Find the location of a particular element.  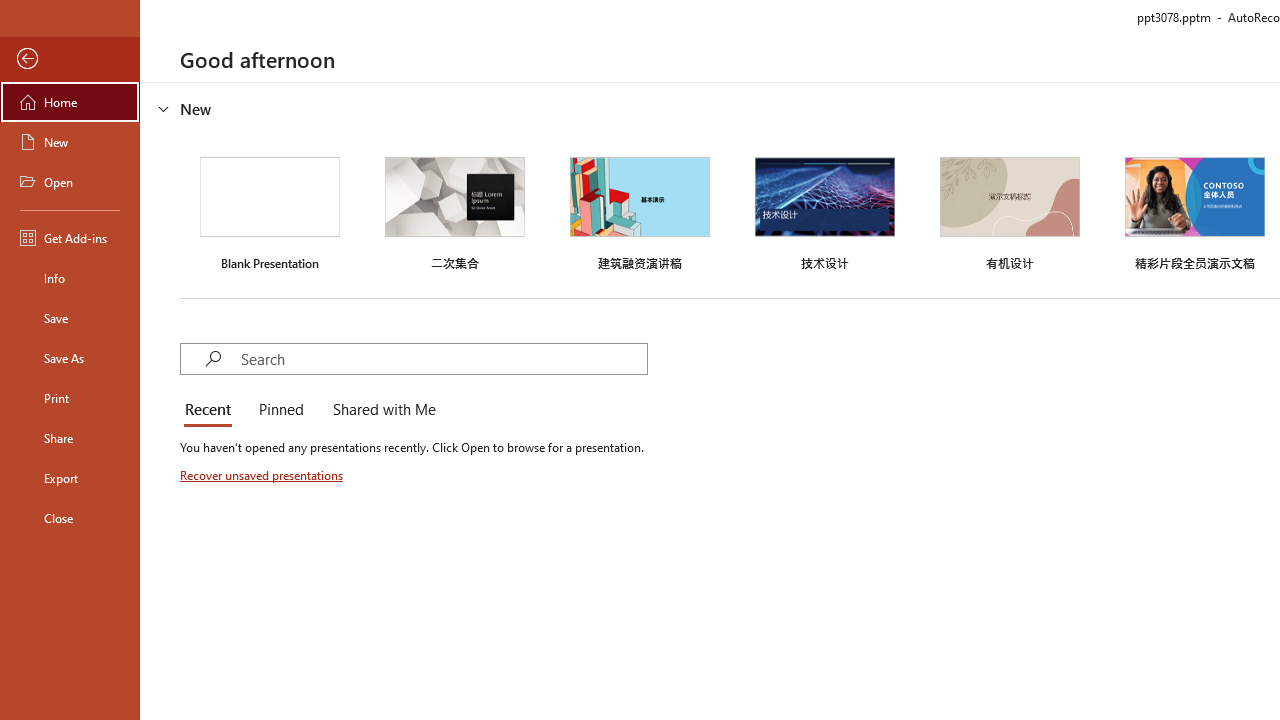

'Print' is located at coordinates (69, 398).